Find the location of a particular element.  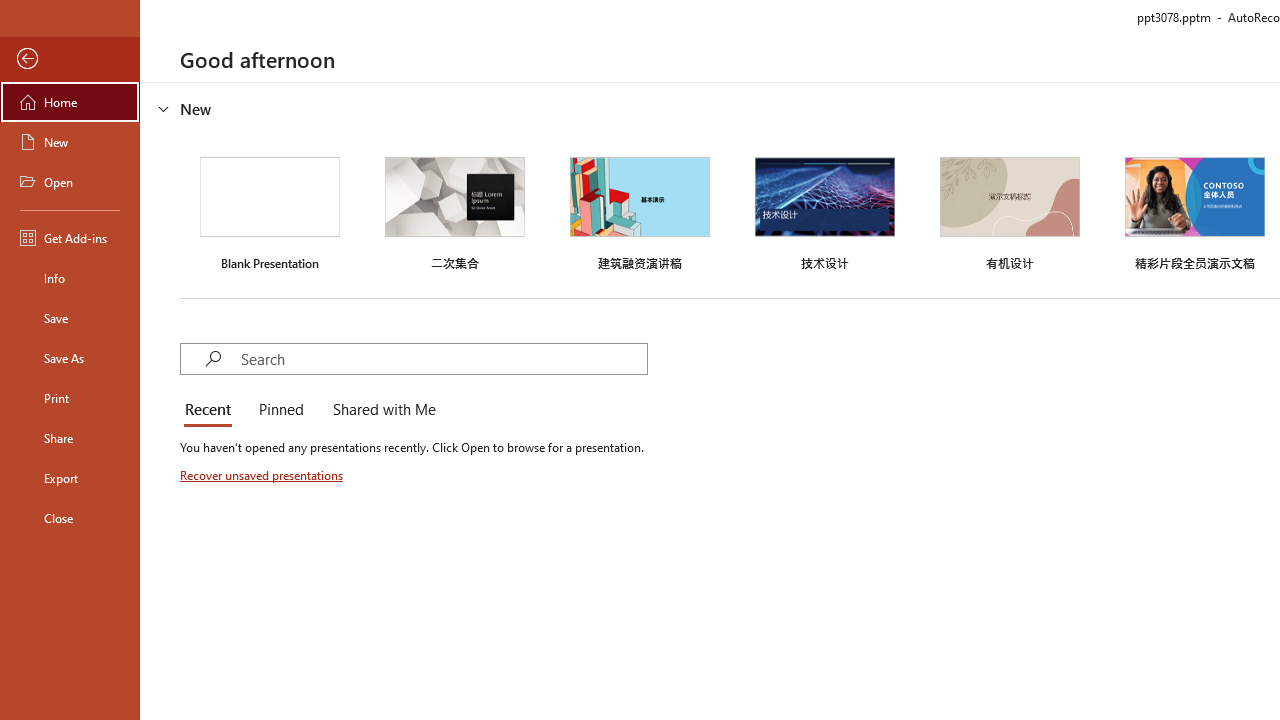

'Print' is located at coordinates (69, 398).